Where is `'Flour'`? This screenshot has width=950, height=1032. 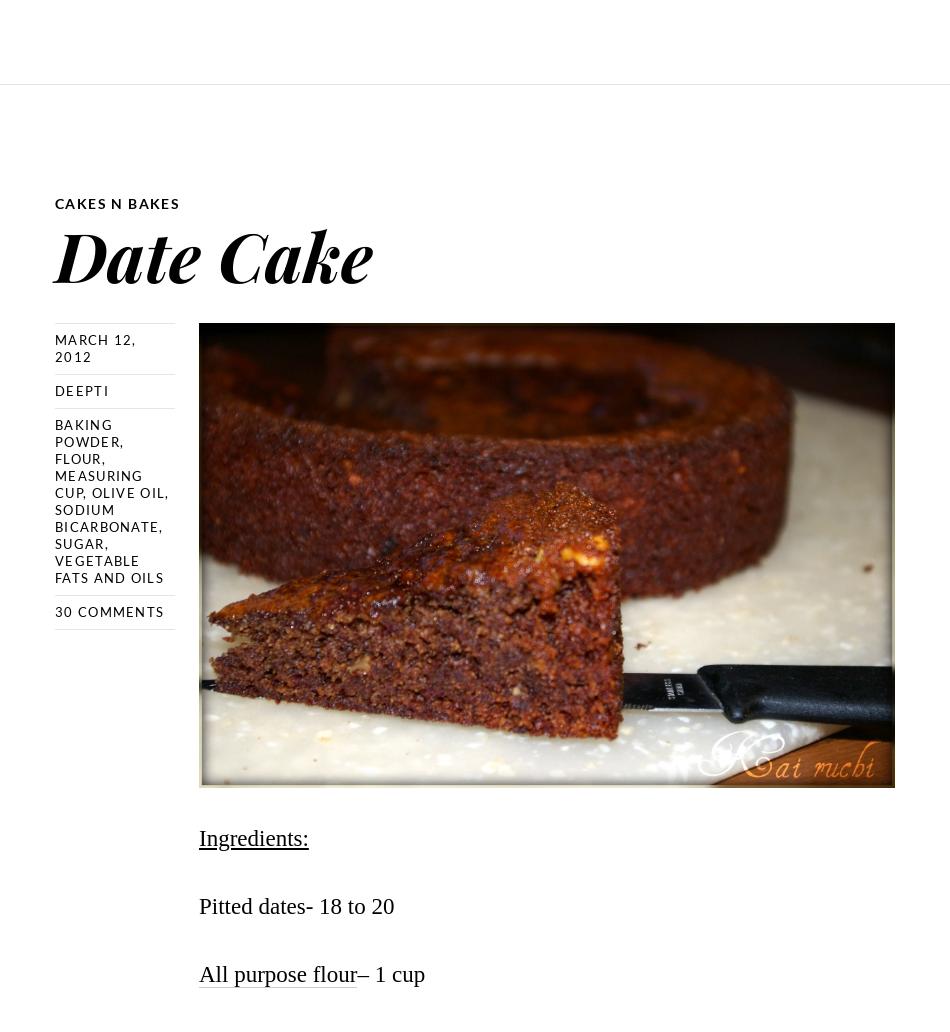
'Flour' is located at coordinates (55, 458).